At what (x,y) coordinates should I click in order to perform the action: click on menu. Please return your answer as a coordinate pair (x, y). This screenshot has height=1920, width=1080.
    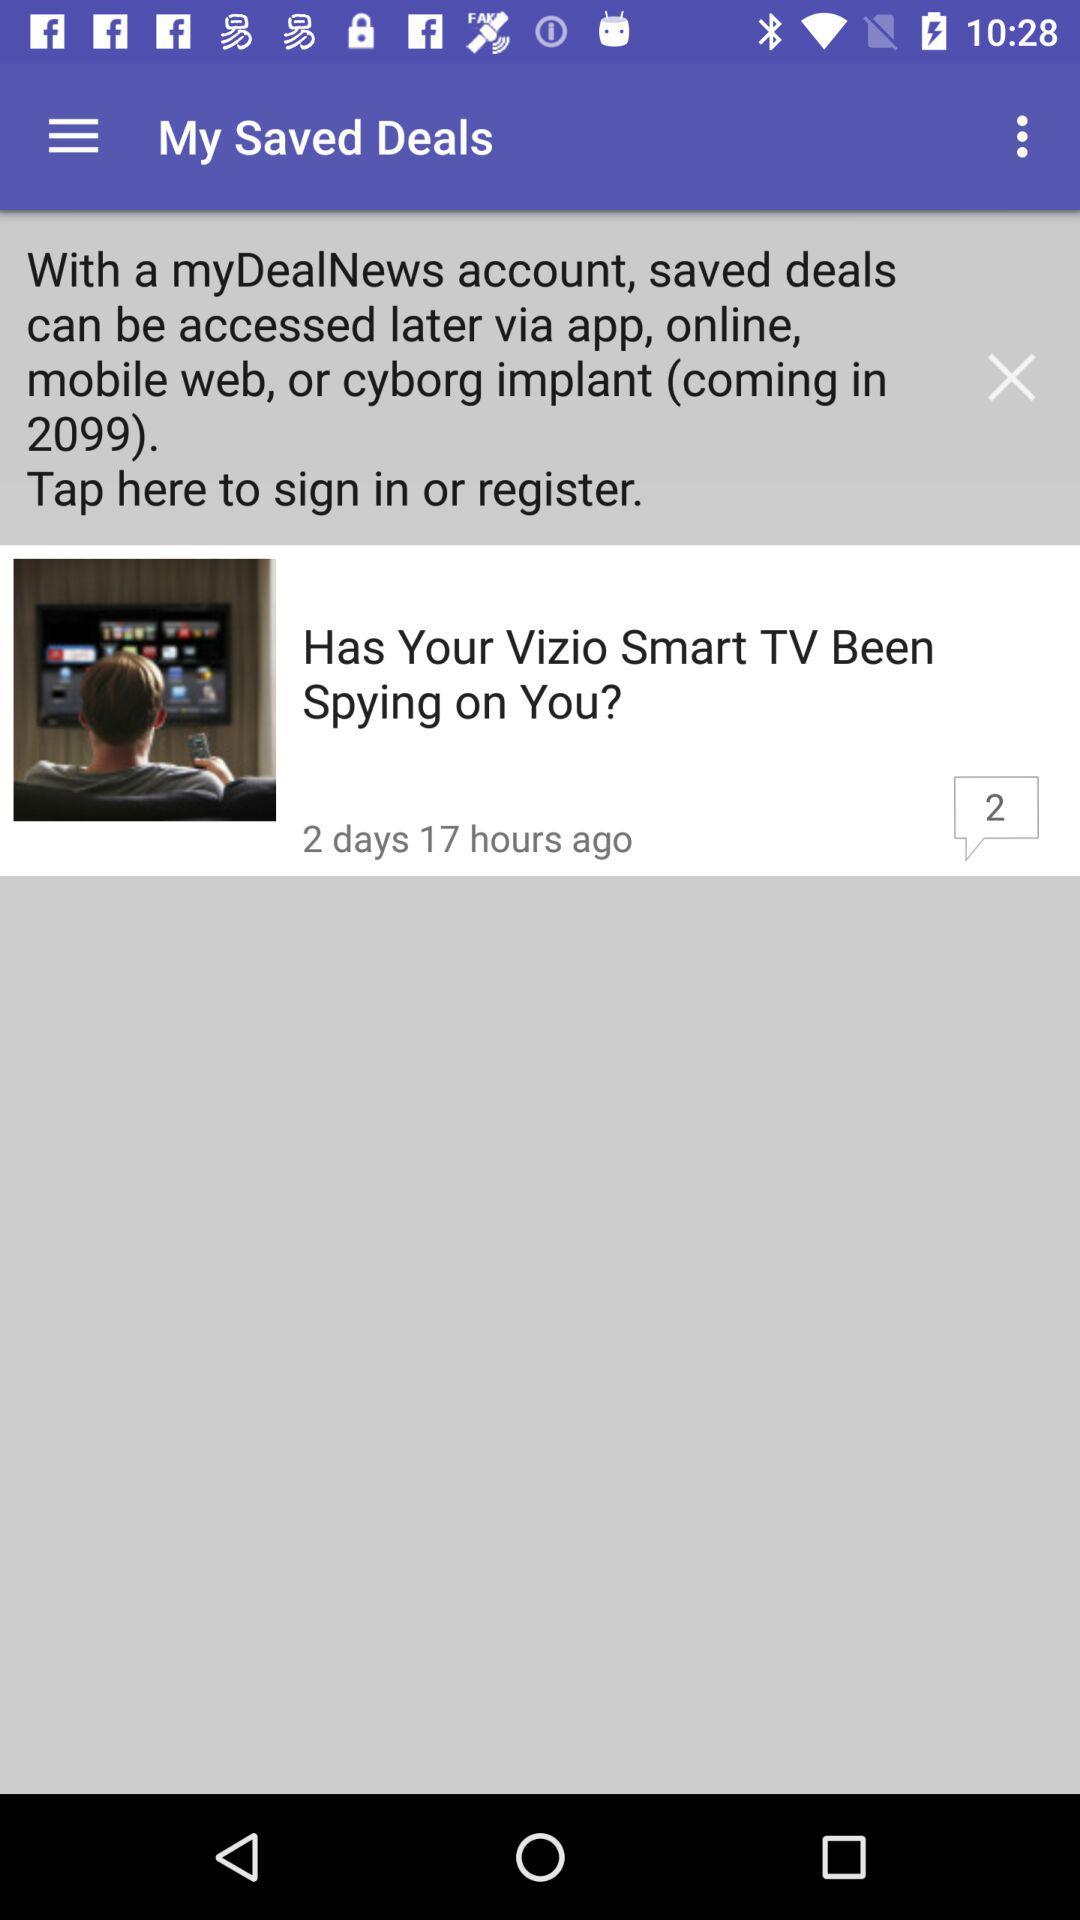
    Looking at the image, I should click on (72, 135).